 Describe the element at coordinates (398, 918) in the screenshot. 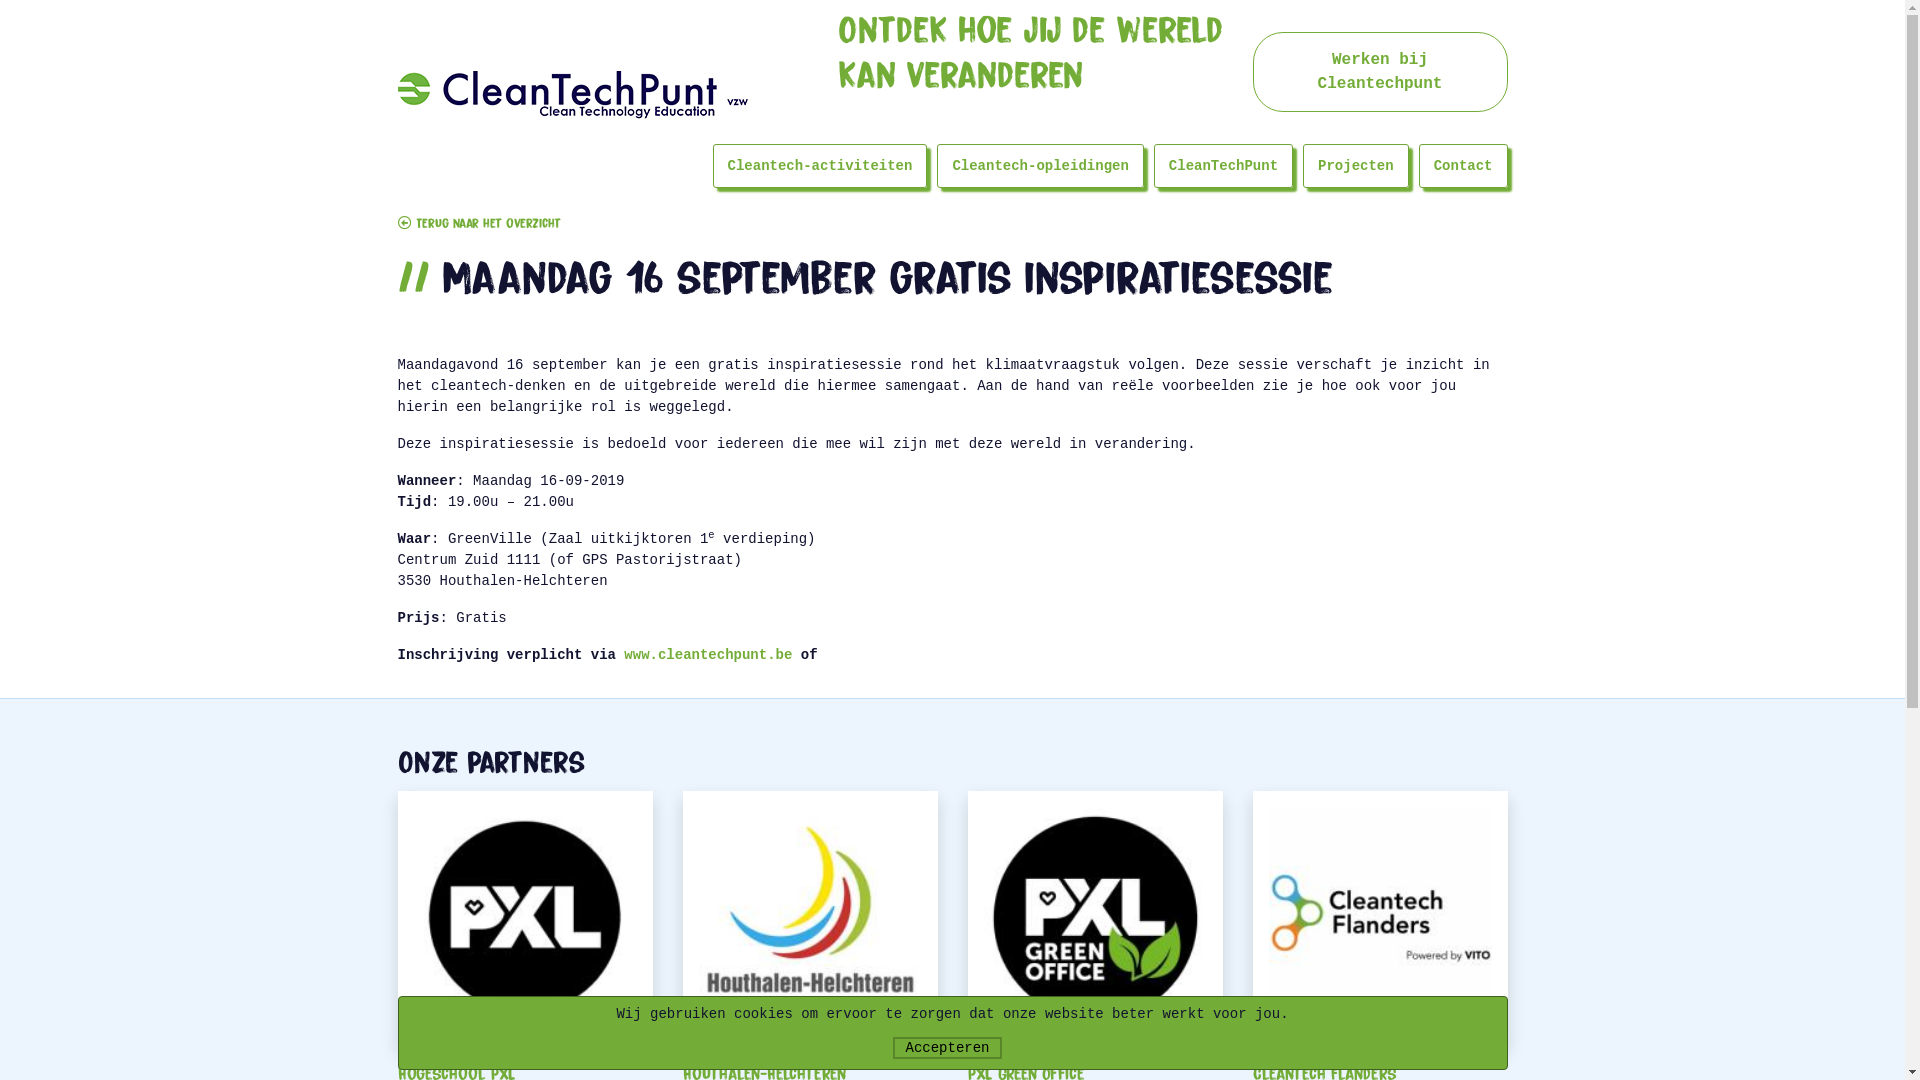

I see `'PXL.jpg'` at that location.